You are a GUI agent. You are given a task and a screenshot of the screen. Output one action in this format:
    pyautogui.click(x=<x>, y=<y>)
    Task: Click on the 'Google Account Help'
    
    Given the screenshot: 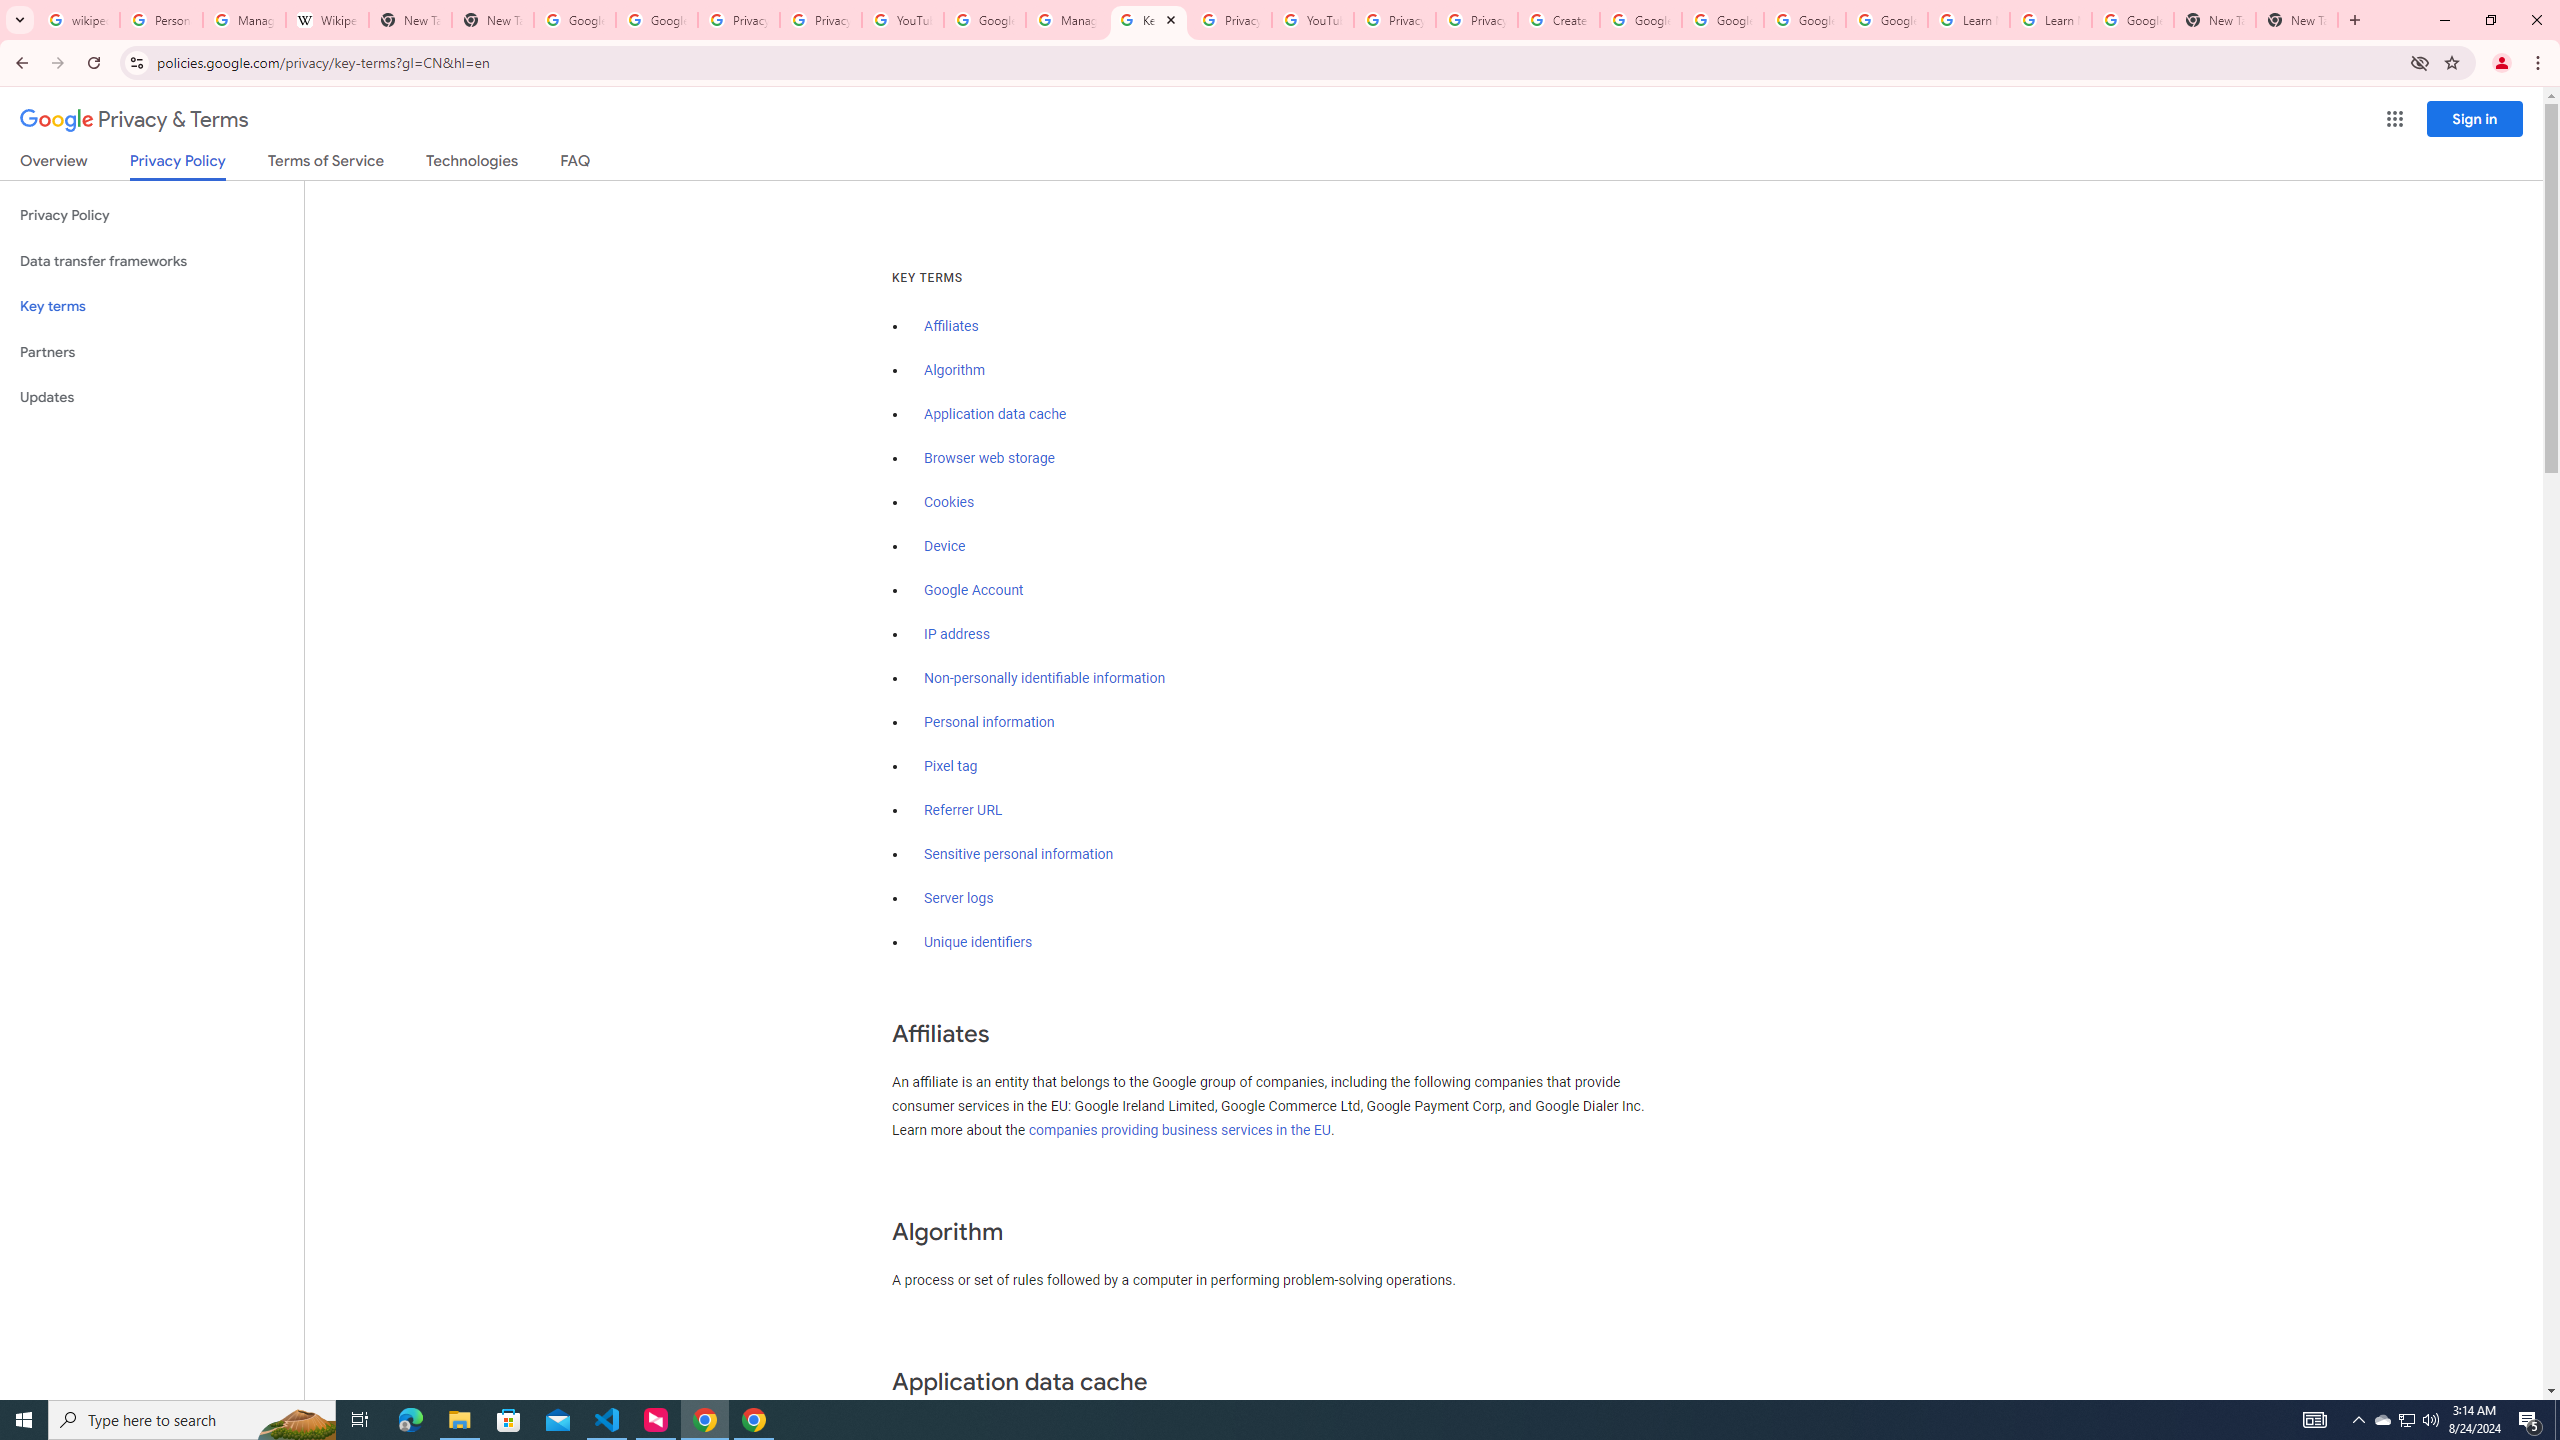 What is the action you would take?
    pyautogui.click(x=1724, y=19)
    